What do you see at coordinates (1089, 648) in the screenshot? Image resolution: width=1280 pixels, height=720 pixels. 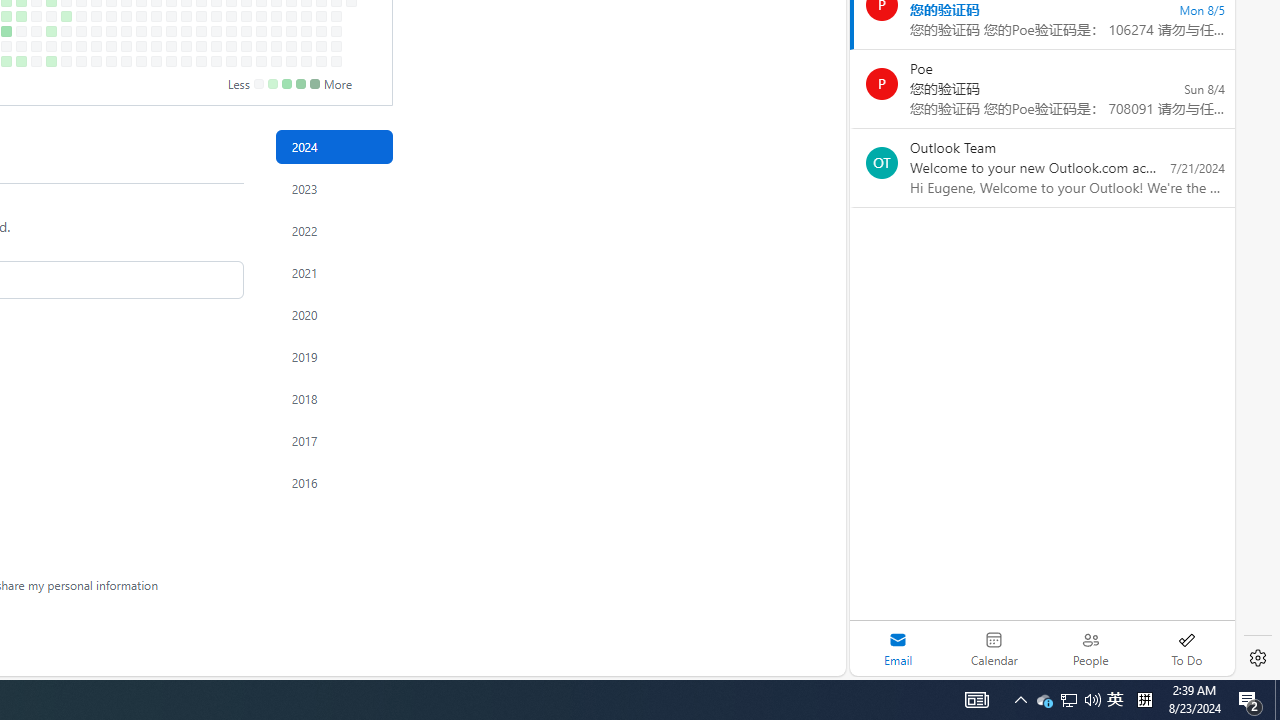 I see `'People'` at bounding box center [1089, 648].